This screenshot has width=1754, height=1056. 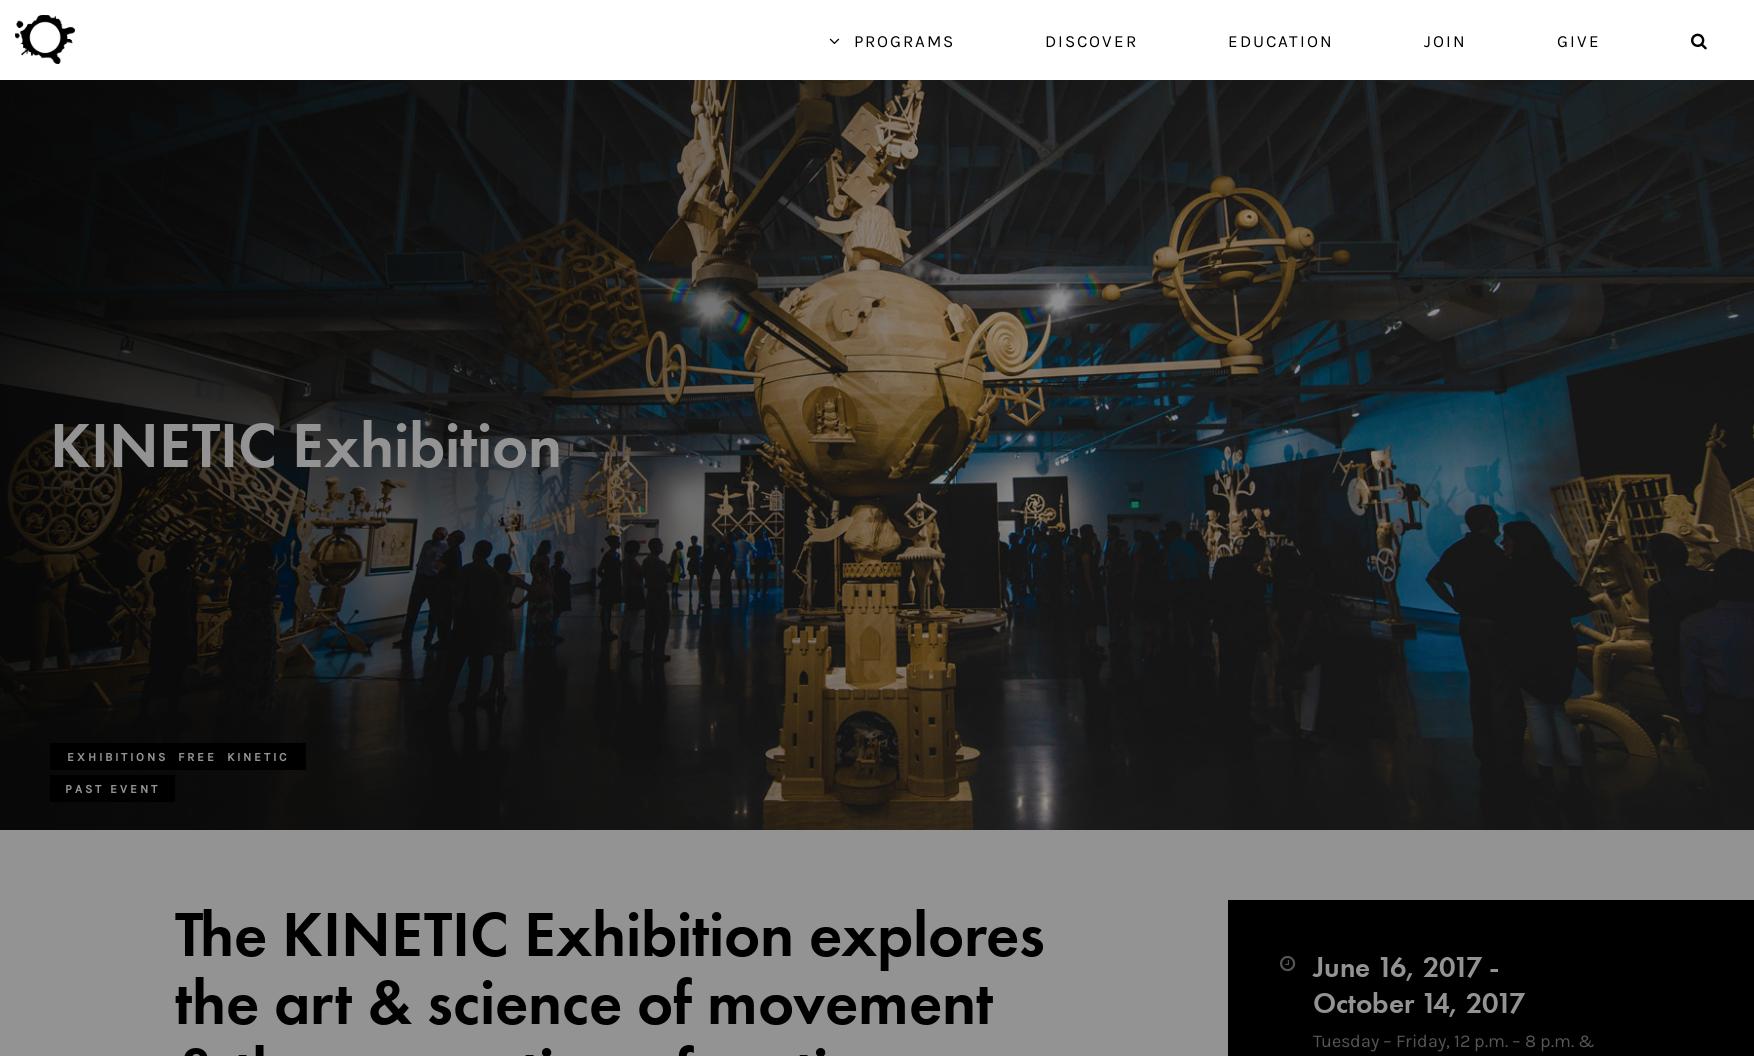 I want to click on 'Browse all programs for performance pieces showcasing live creativity in action.', so click(x=1303, y=941).